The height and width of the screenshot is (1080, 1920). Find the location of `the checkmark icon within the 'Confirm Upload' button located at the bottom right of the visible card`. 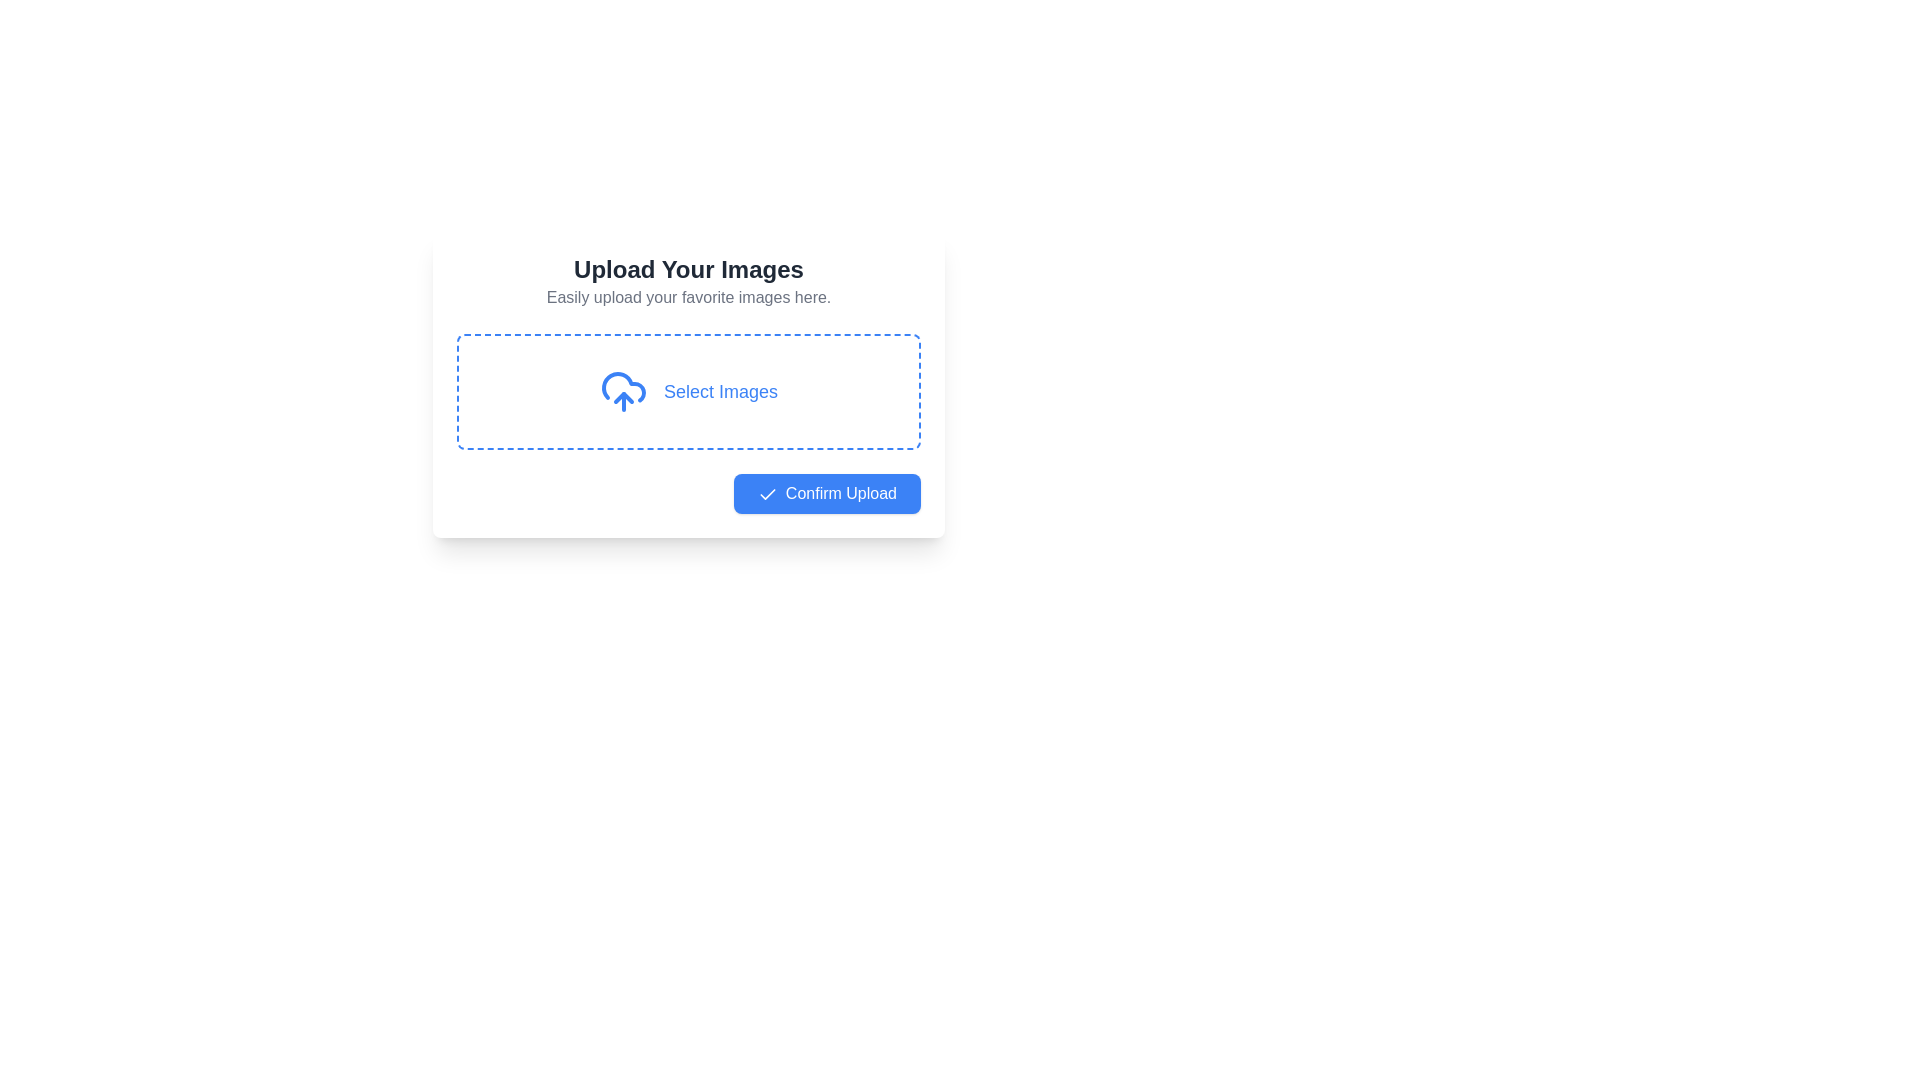

the checkmark icon within the 'Confirm Upload' button located at the bottom right of the visible card is located at coordinates (766, 494).